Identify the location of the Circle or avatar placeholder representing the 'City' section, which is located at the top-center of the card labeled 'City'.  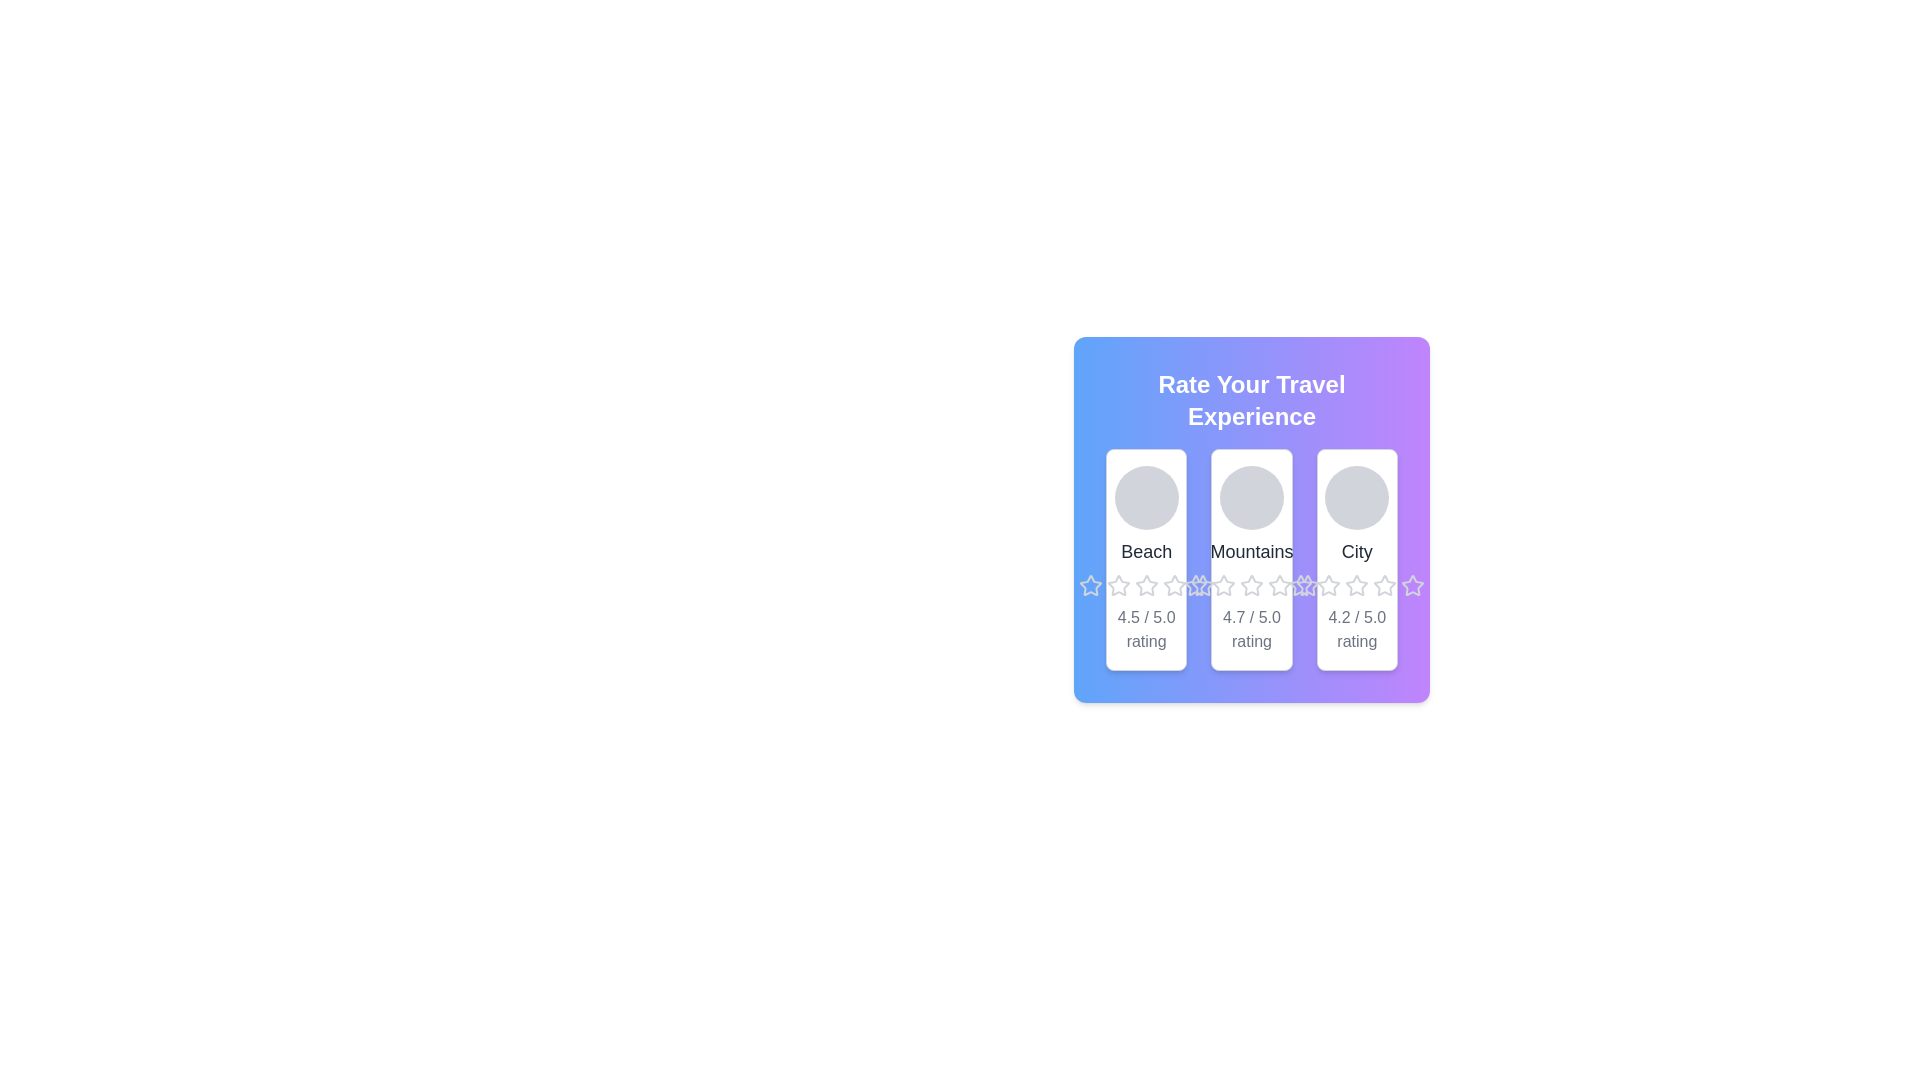
(1357, 496).